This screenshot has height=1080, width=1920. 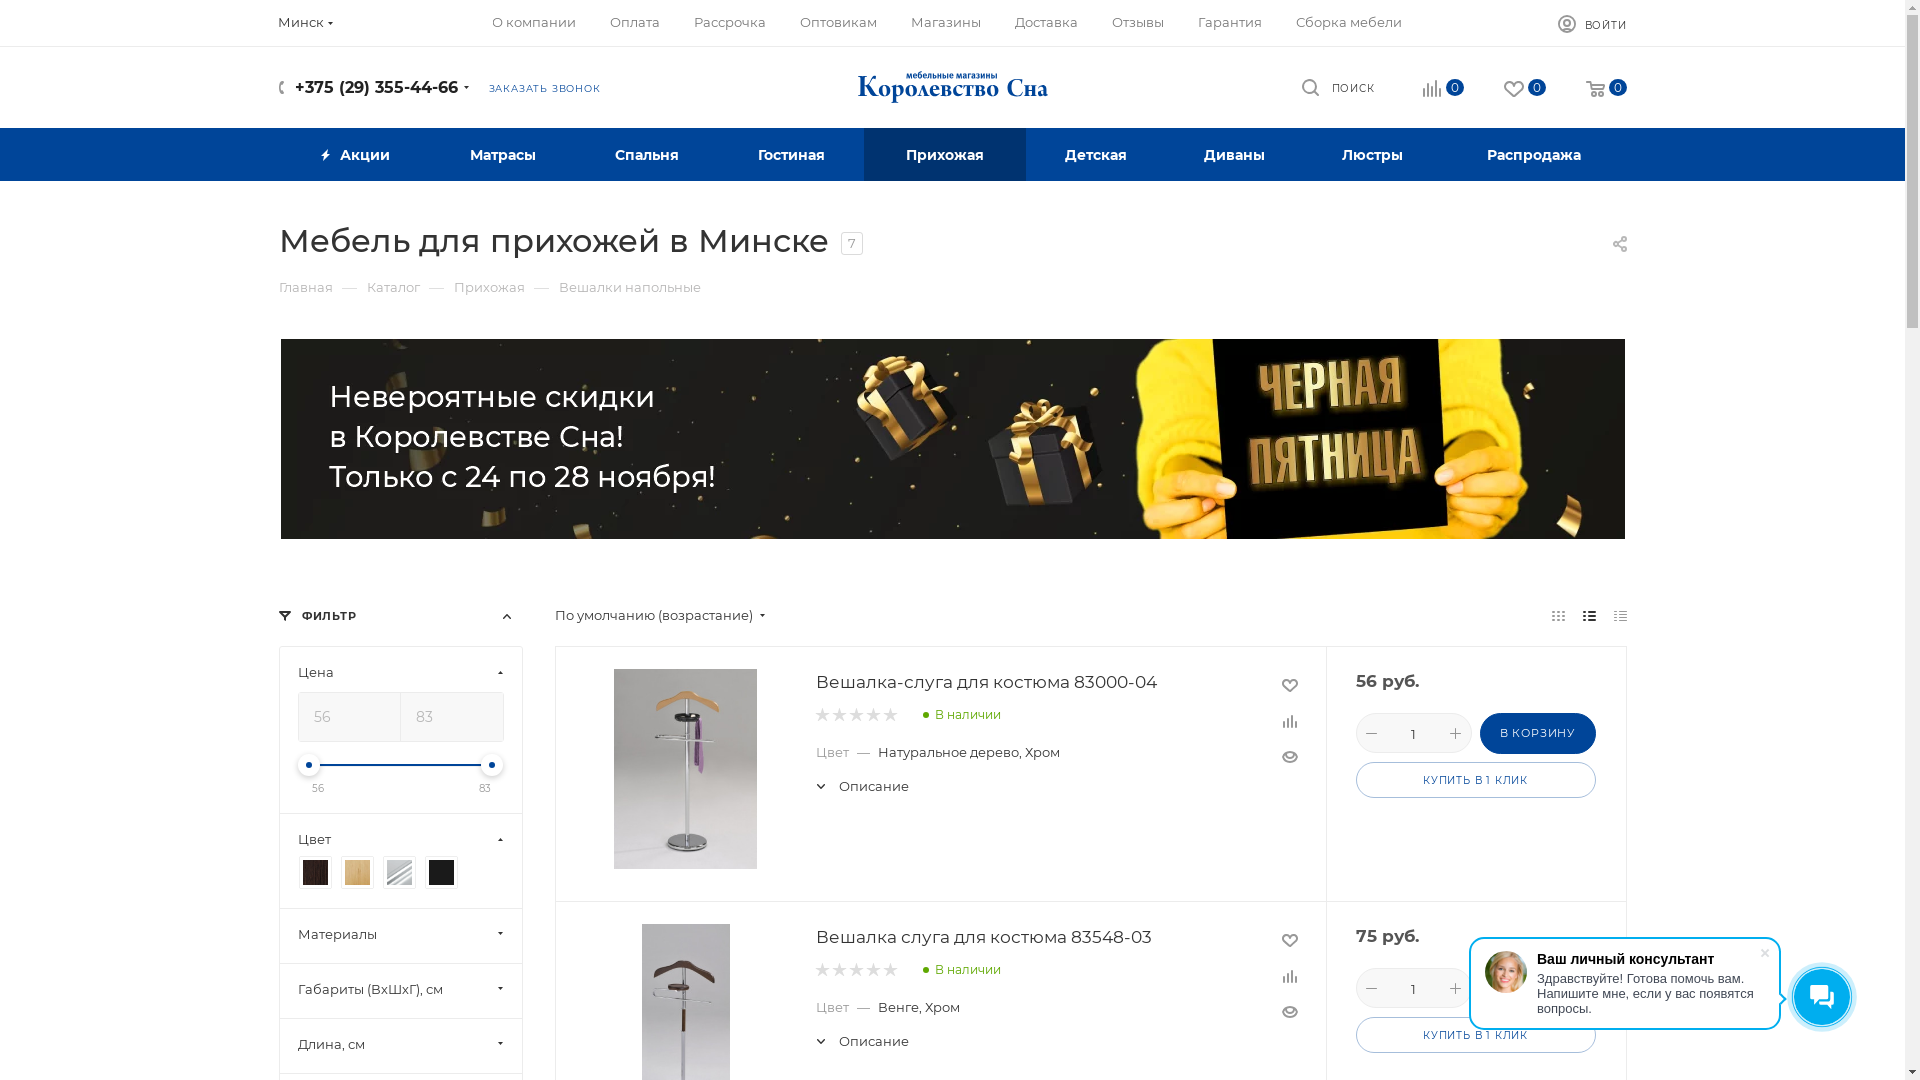 What do you see at coordinates (872, 714) in the screenshot?
I see `'4'` at bounding box center [872, 714].